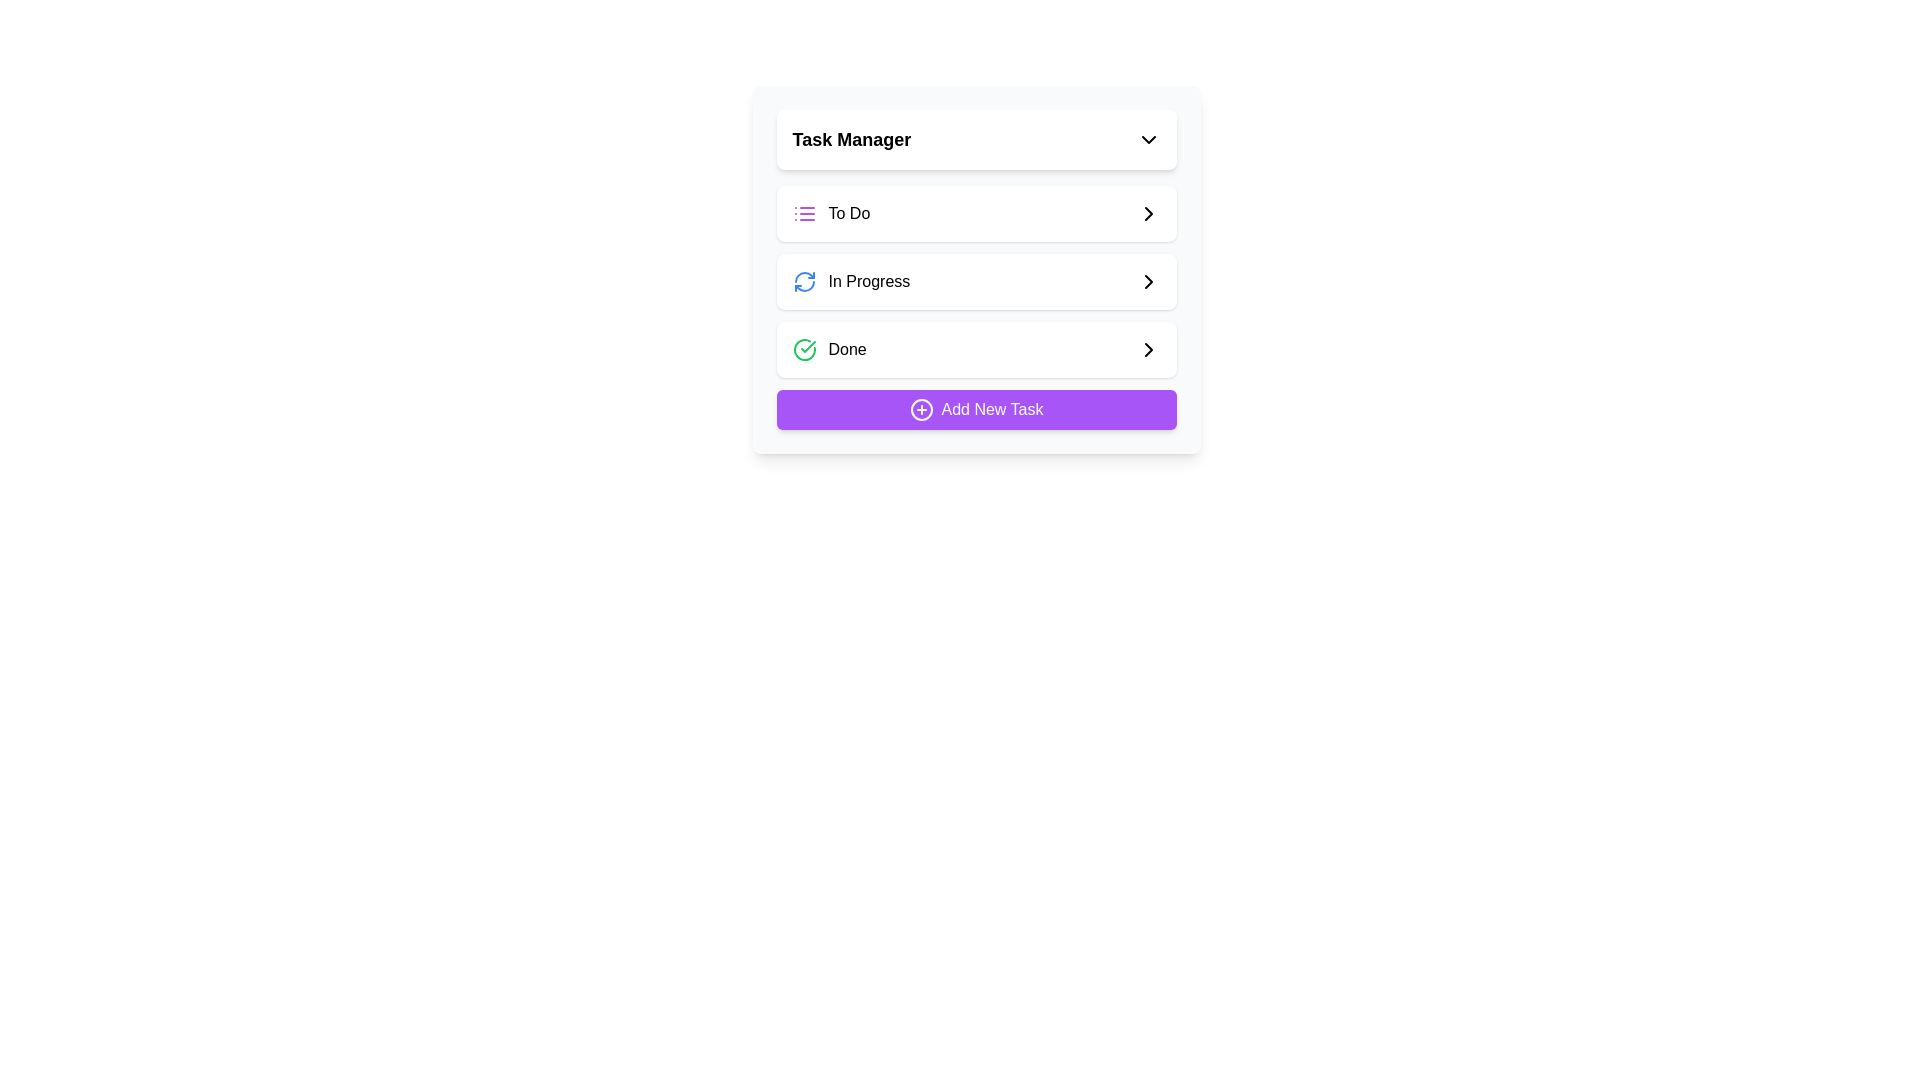 The image size is (1920, 1080). I want to click on the interactive list item labeled 'In Progress', so click(976, 281).